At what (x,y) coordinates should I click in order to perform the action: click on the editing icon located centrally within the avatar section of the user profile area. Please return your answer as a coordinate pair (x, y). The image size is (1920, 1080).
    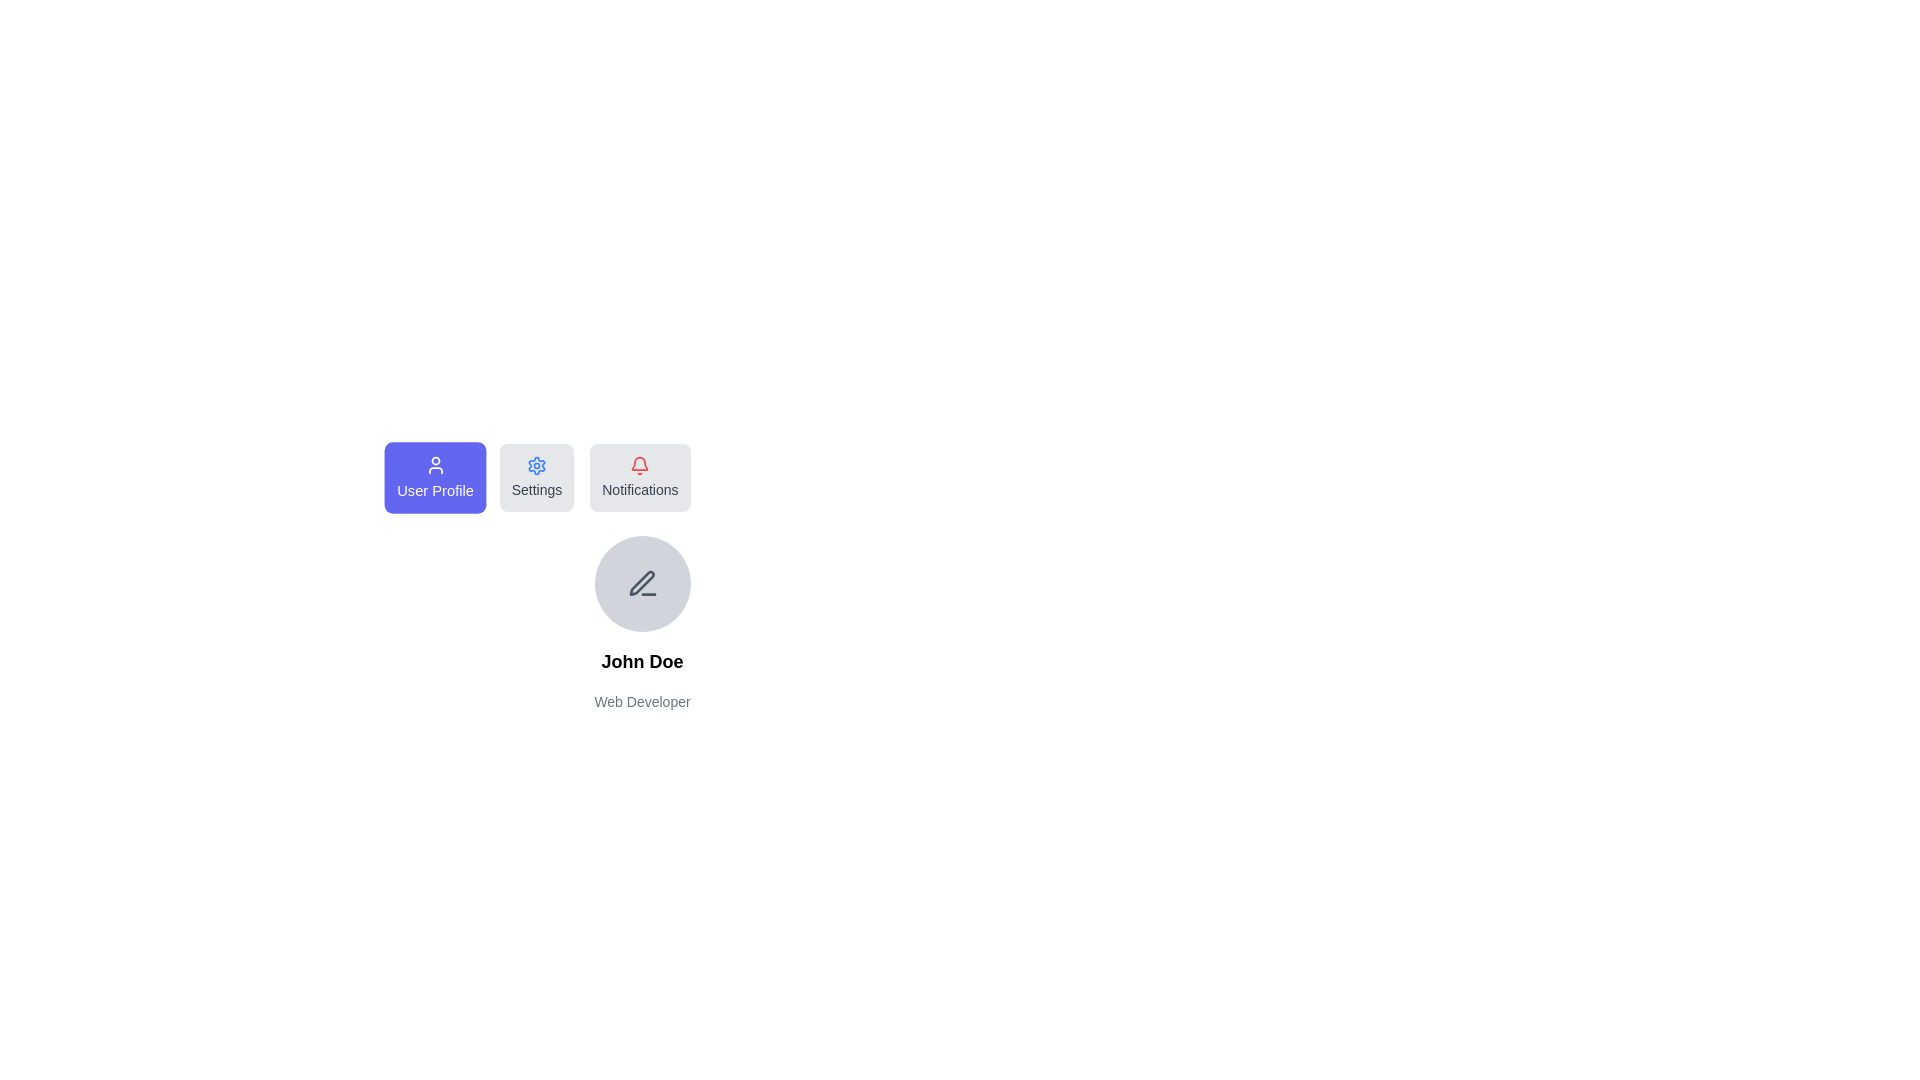
    Looking at the image, I should click on (641, 583).